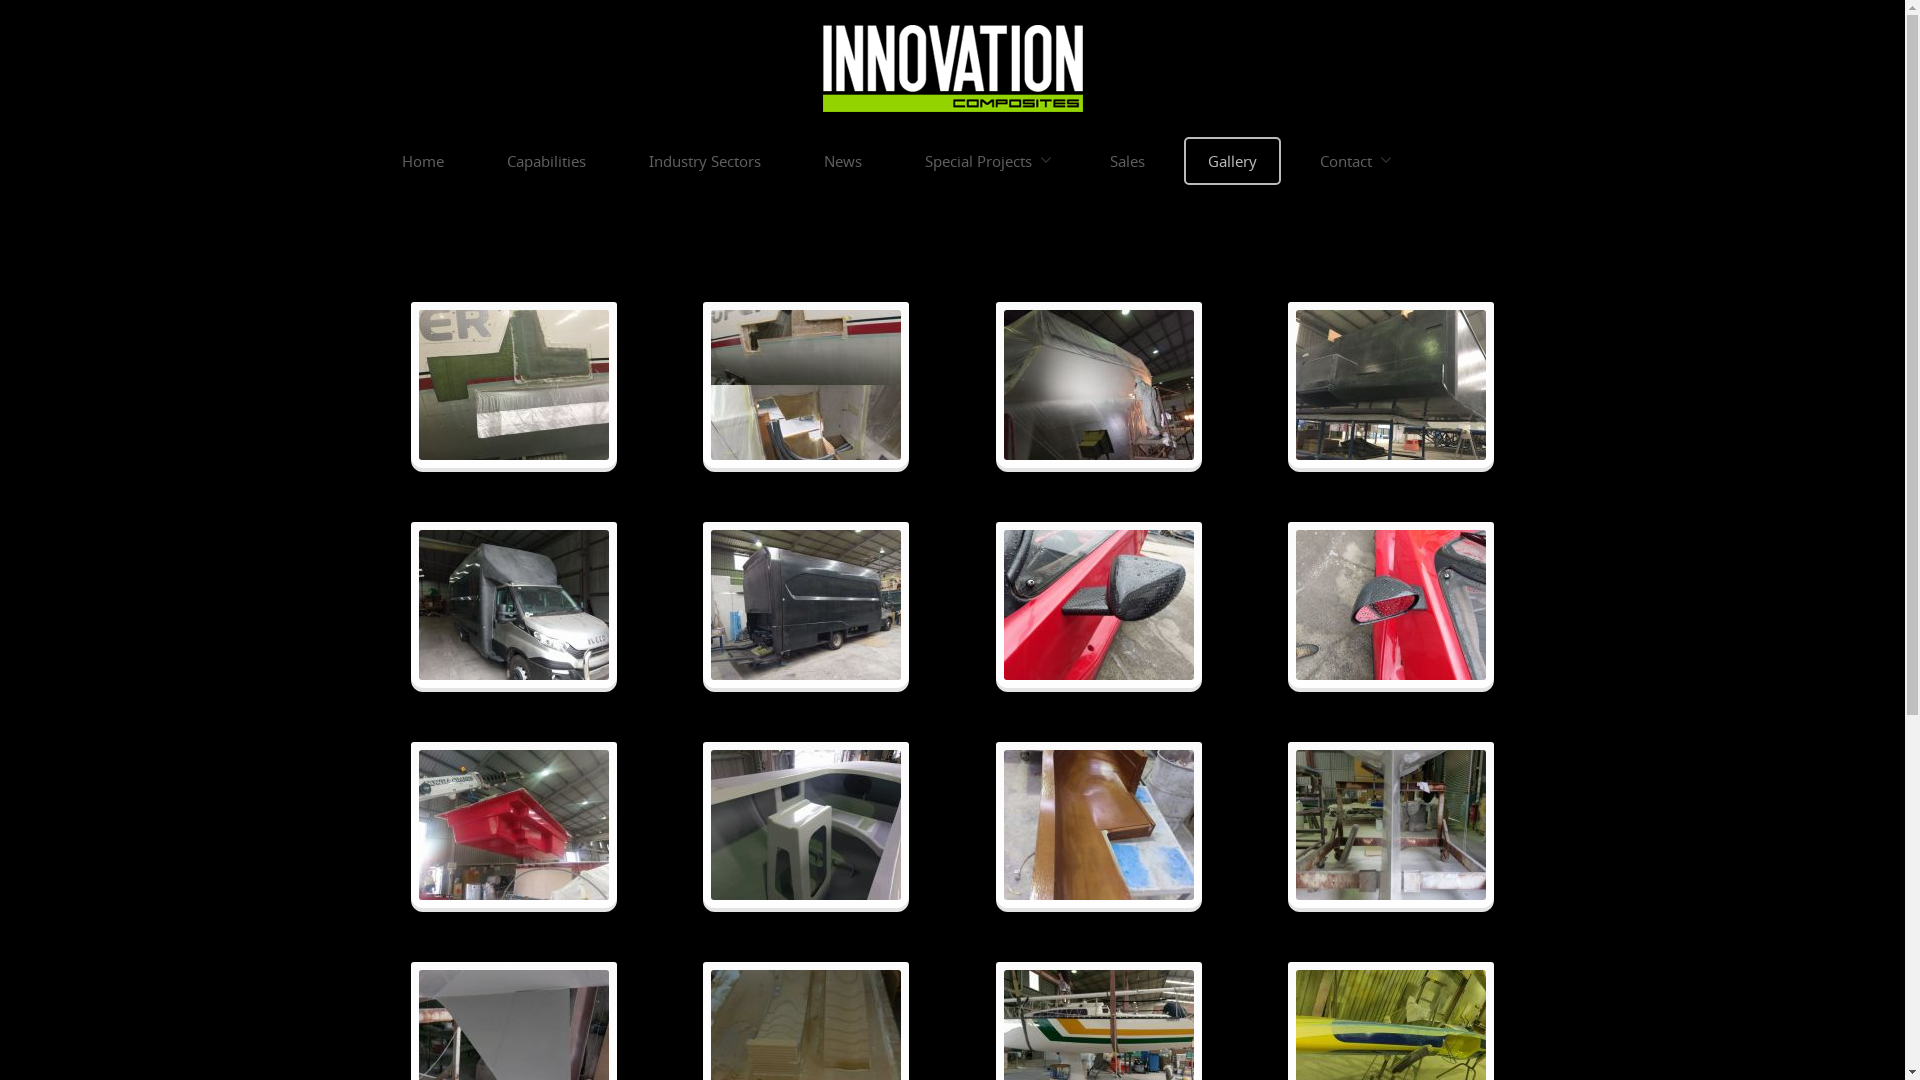  What do you see at coordinates (801, 160) in the screenshot?
I see `'News'` at bounding box center [801, 160].